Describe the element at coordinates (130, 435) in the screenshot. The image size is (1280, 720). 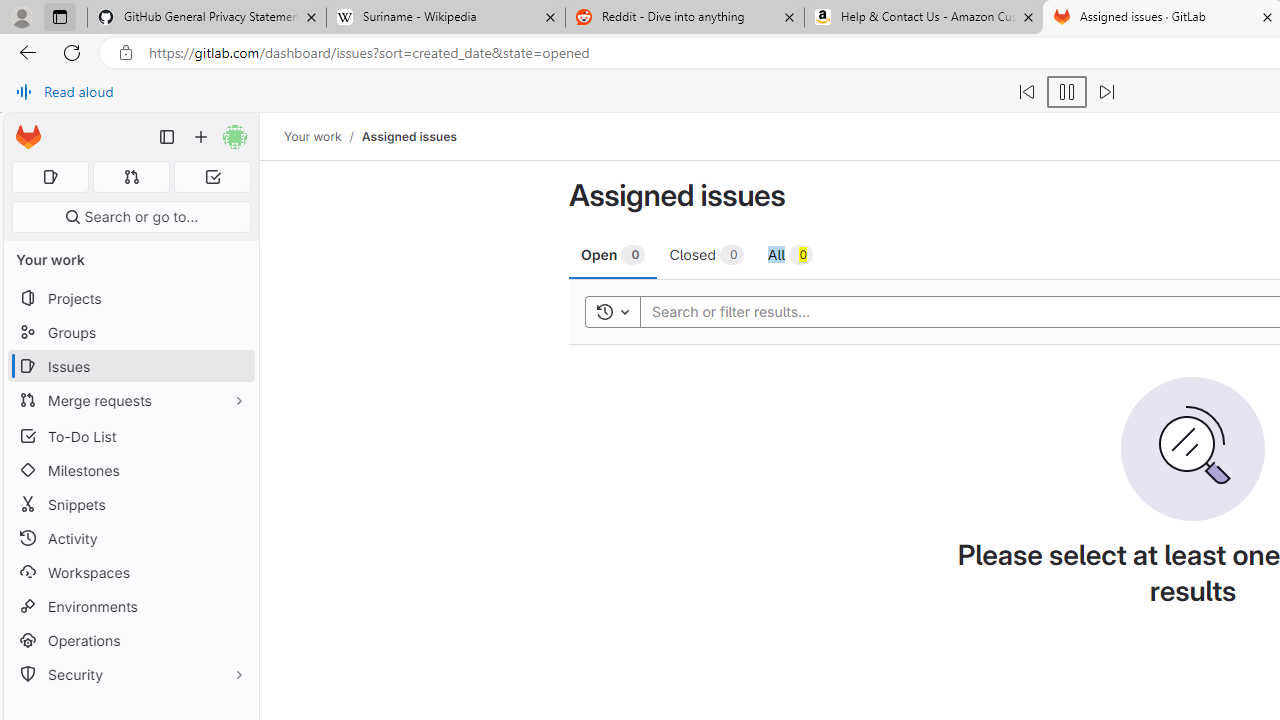
I see `'To-Do List'` at that location.